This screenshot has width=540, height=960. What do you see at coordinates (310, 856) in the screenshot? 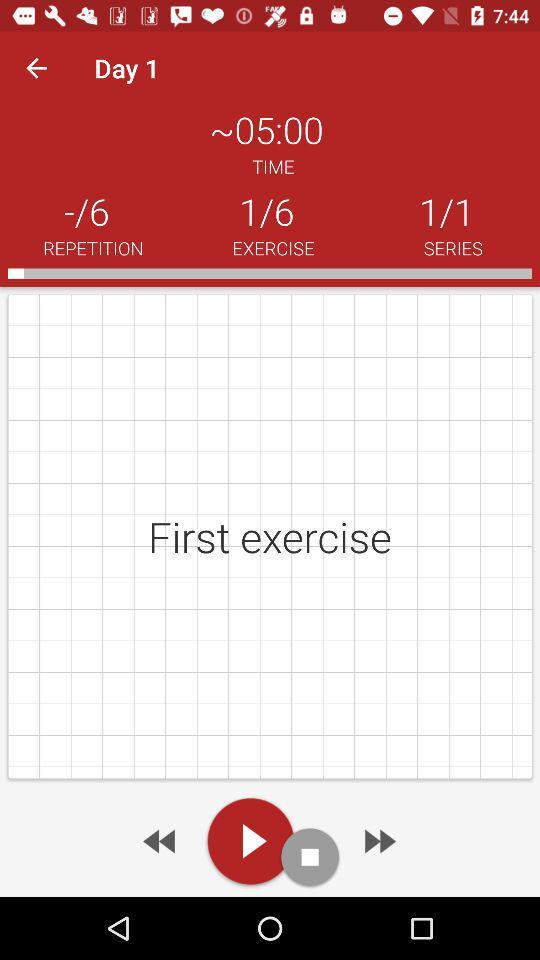
I see `start recording` at bounding box center [310, 856].